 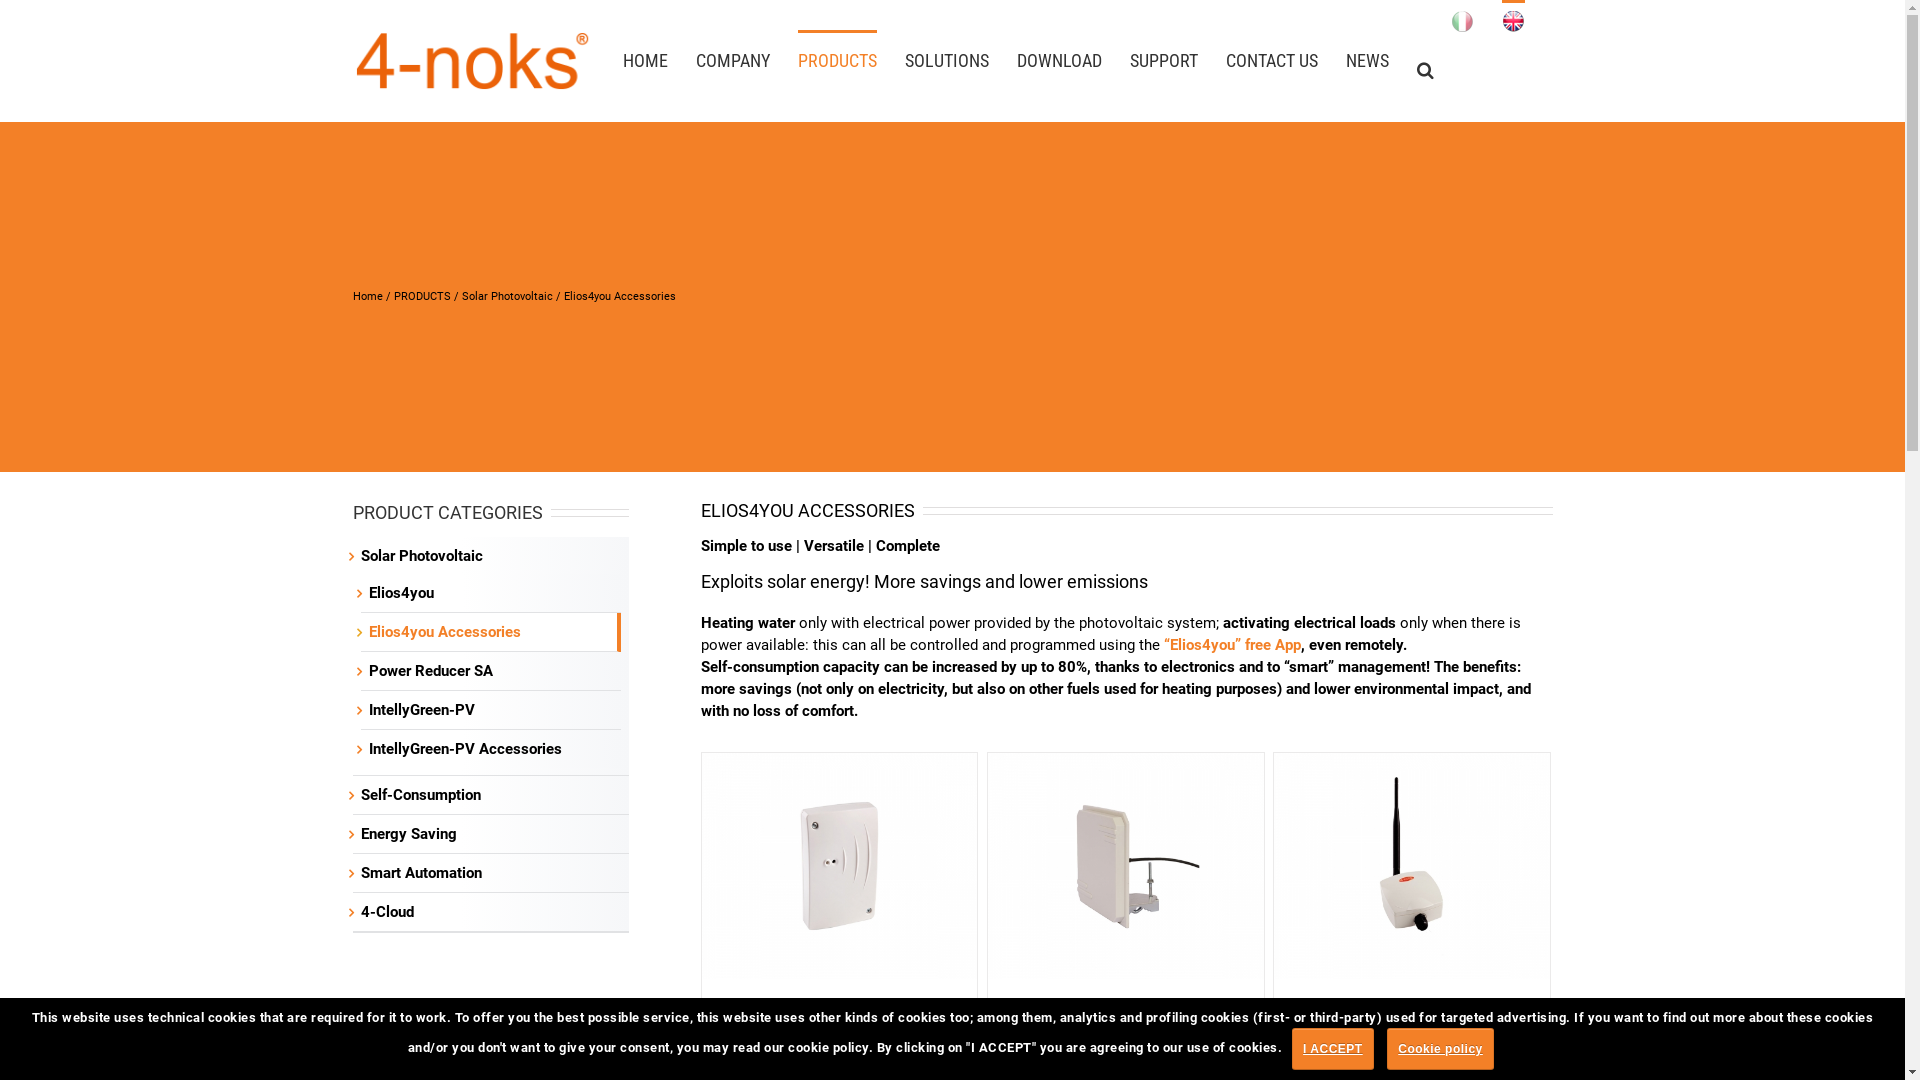 What do you see at coordinates (644, 57) in the screenshot?
I see `'HOME'` at bounding box center [644, 57].